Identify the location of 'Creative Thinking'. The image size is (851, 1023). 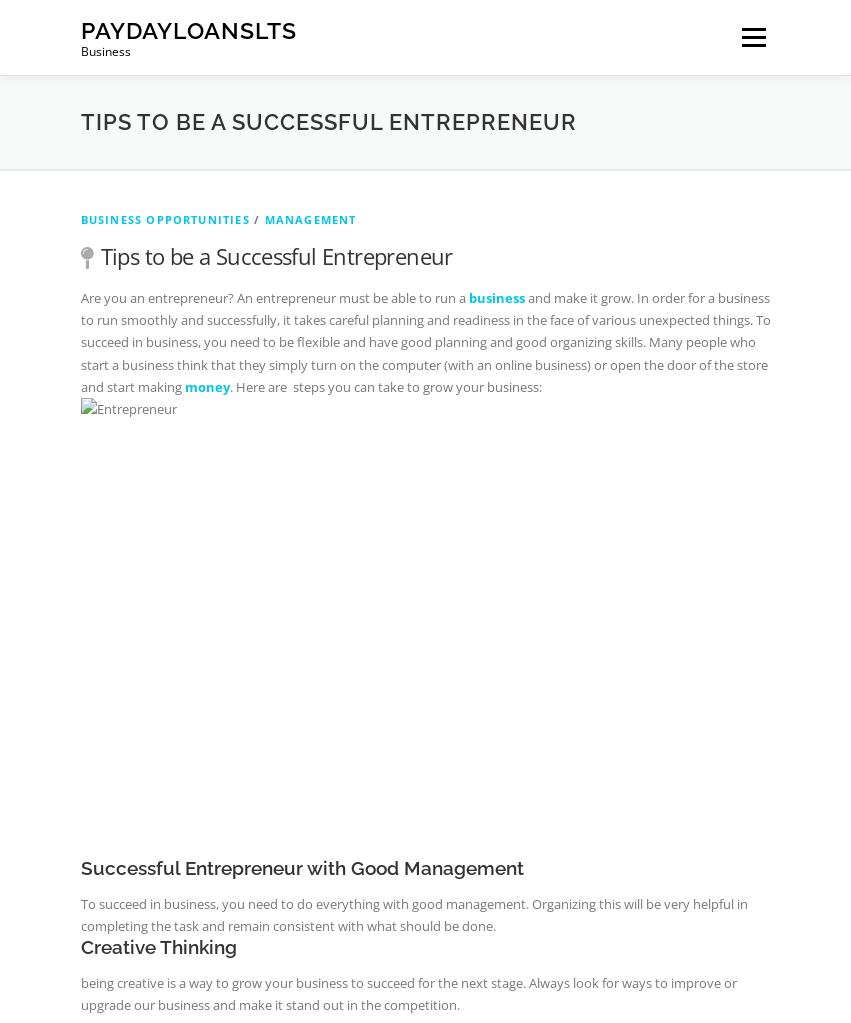
(157, 946).